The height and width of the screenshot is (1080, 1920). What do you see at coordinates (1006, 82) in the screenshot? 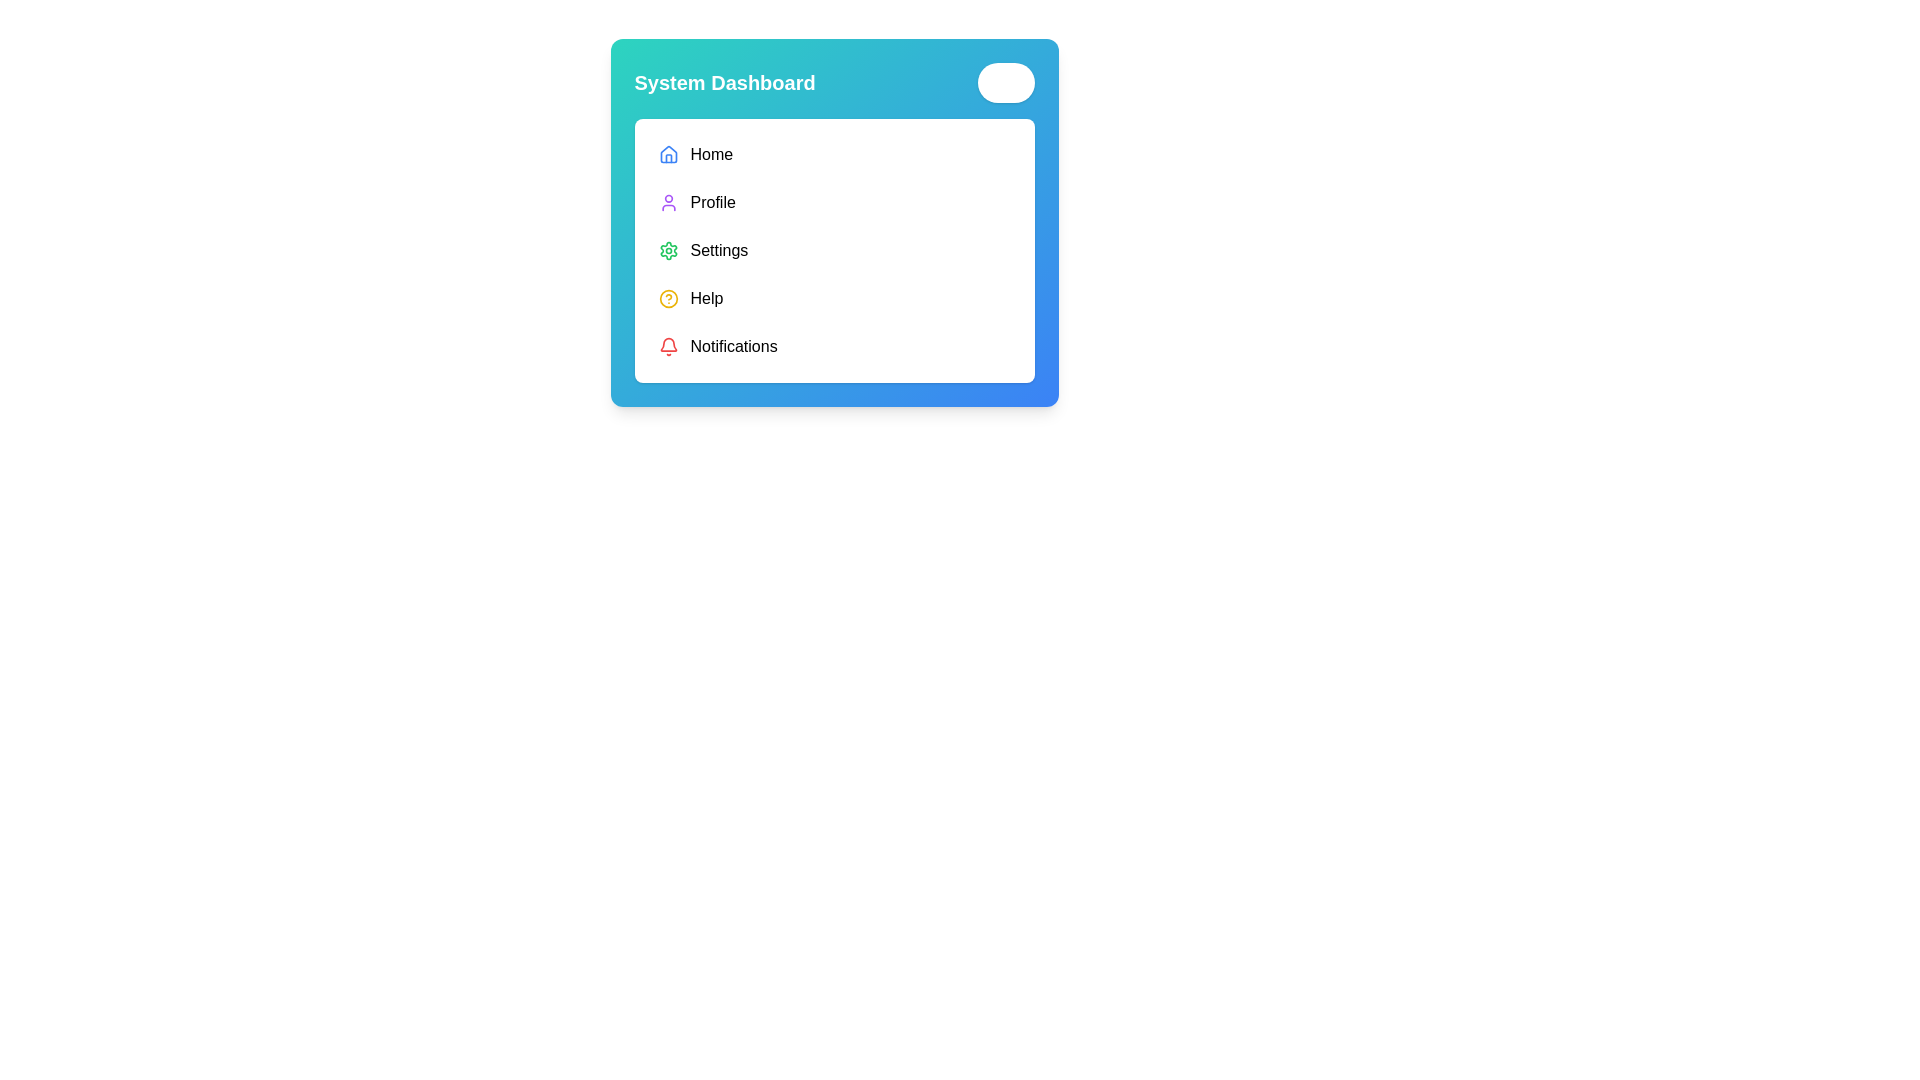
I see `the close button located at the upper-right corner of the module, next to the 'System Dashboard' title` at bounding box center [1006, 82].